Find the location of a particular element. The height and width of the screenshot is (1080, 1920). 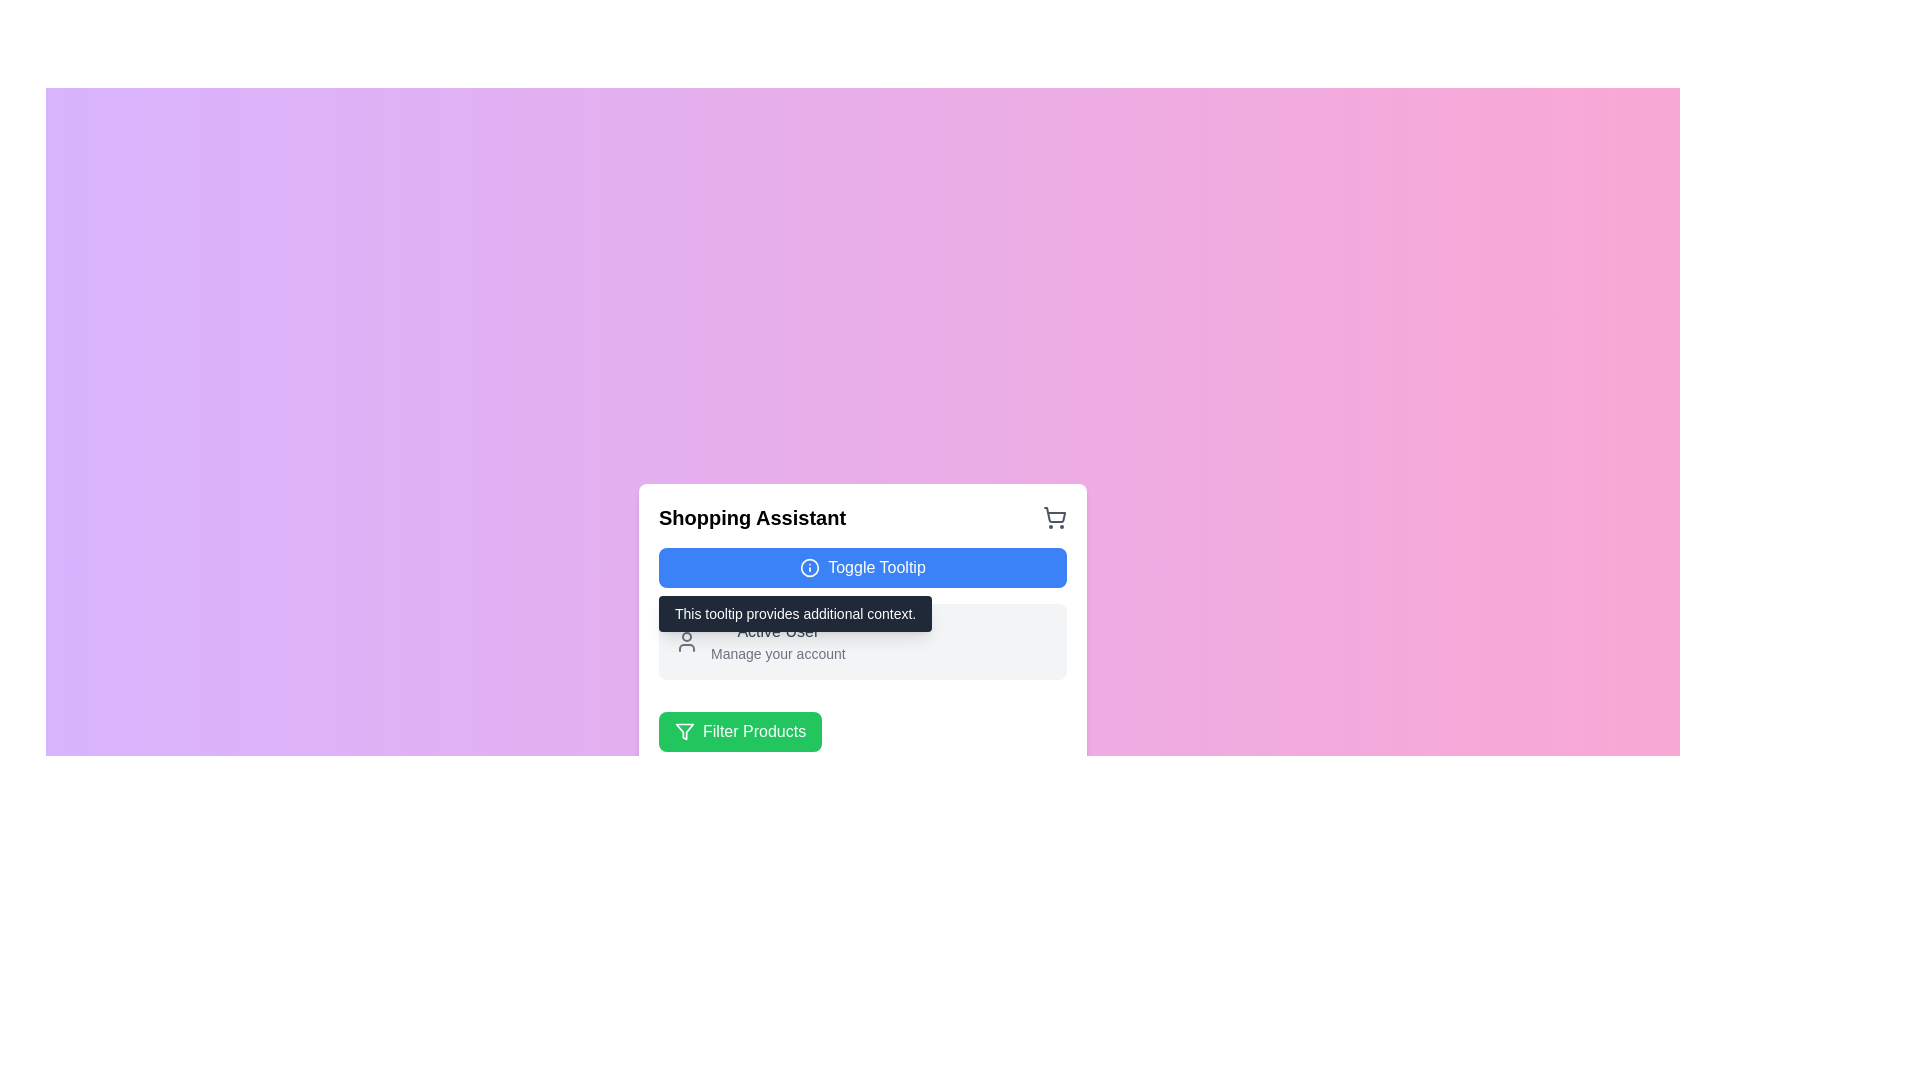

the person icon, which is gray in color and located to the left of the 'Active User' section with the subtitle 'Manage your account.' is located at coordinates (686, 641).